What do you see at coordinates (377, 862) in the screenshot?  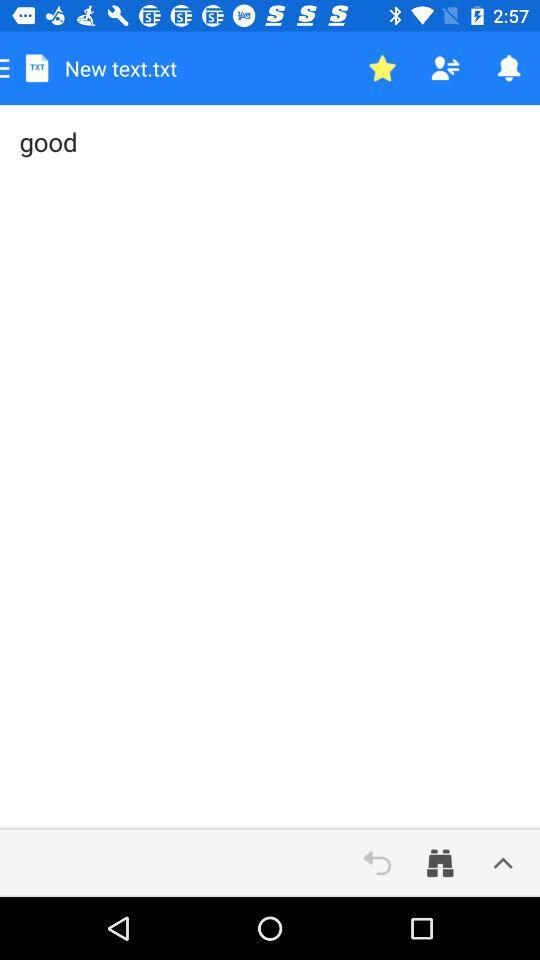 I see `the undo icon` at bounding box center [377, 862].